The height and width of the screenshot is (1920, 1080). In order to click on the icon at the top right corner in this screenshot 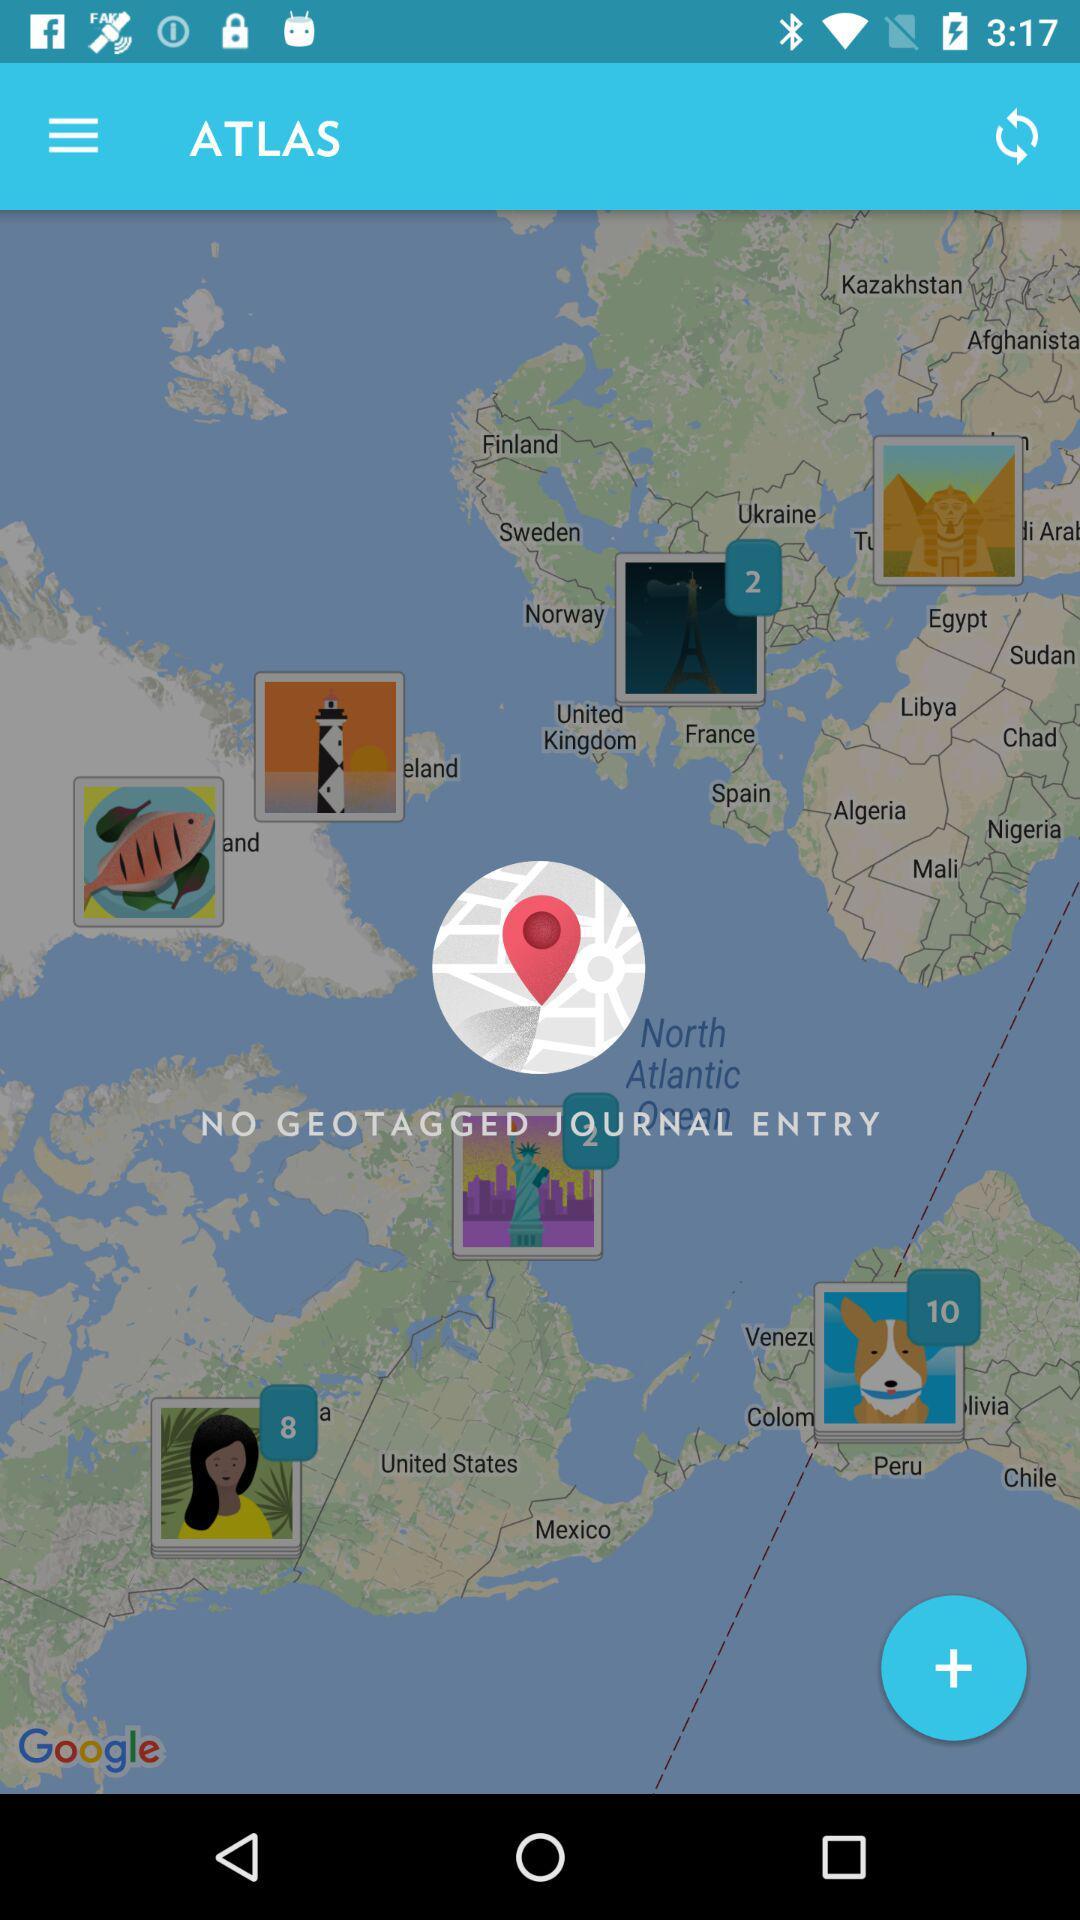, I will do `click(1017, 135)`.